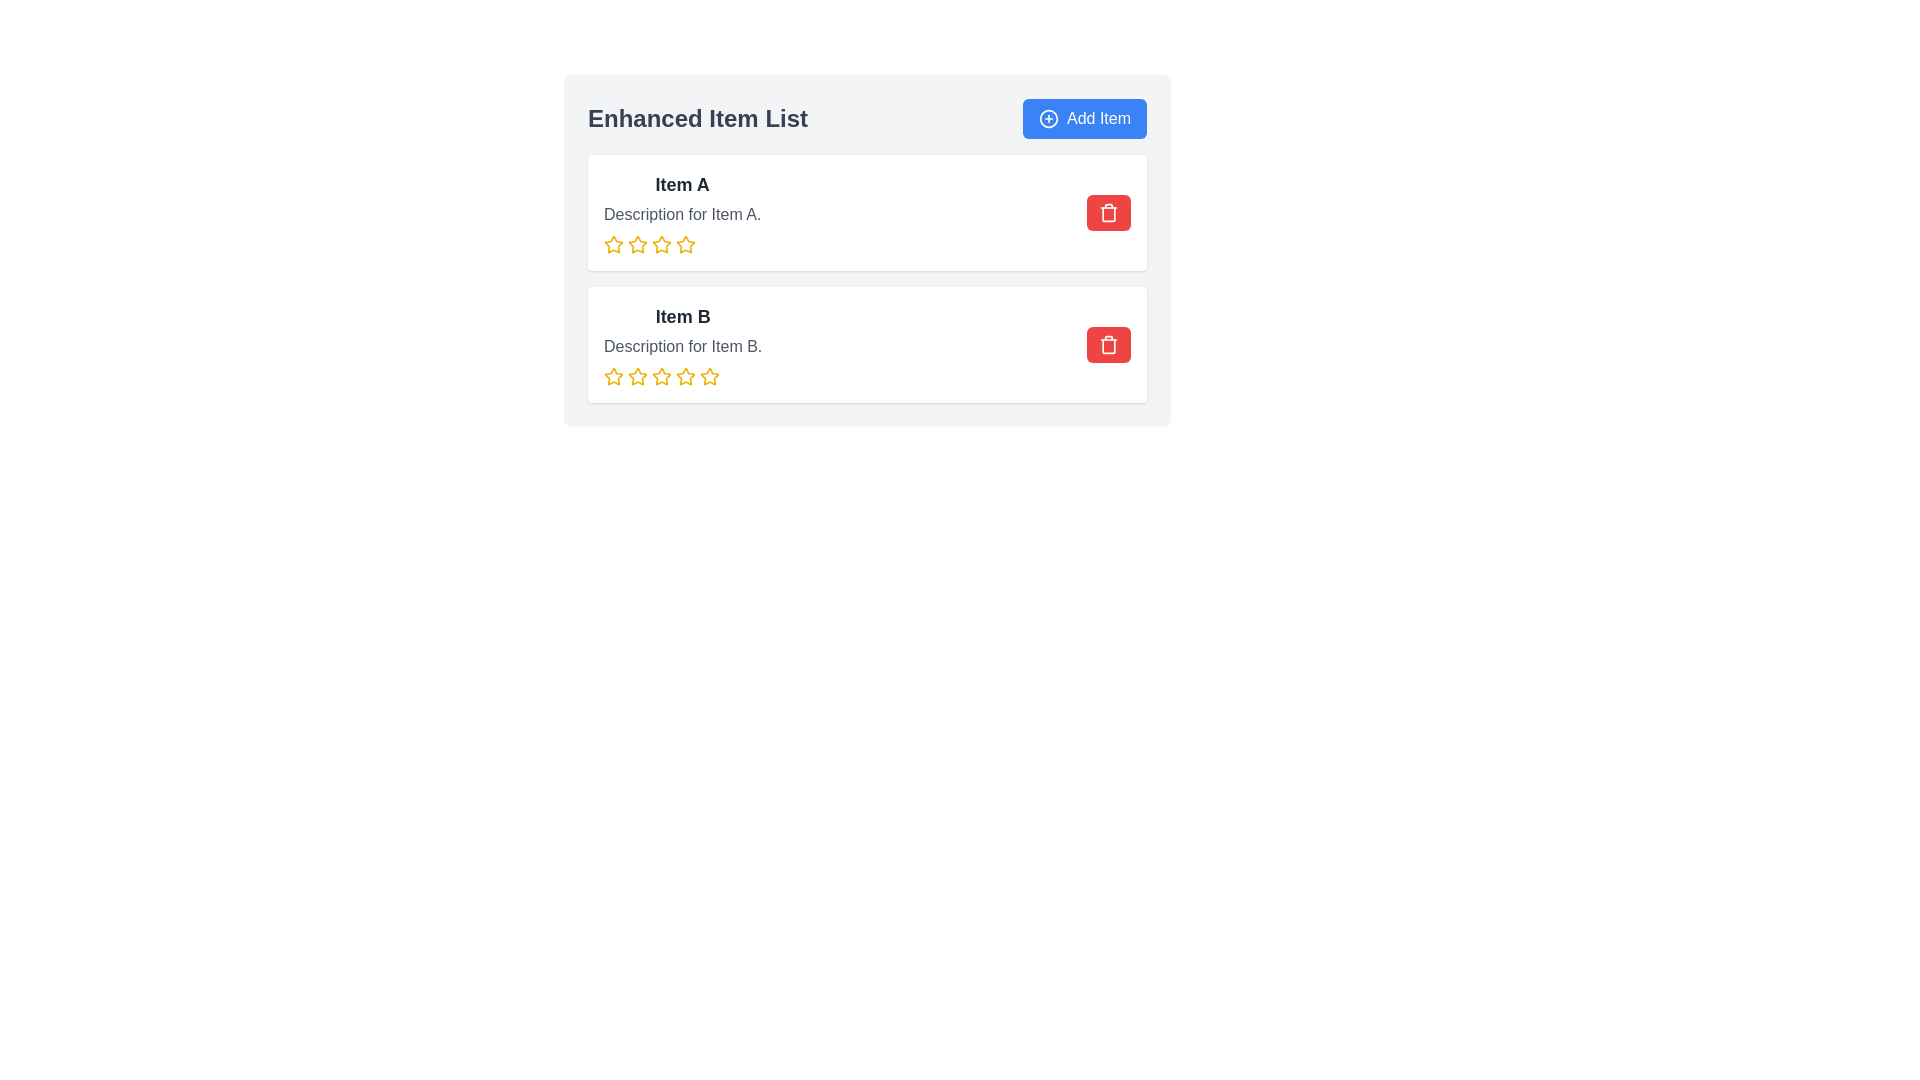 The width and height of the screenshot is (1920, 1080). What do you see at coordinates (662, 244) in the screenshot?
I see `the fourth star in the rating system directly under 'Item A' to set the rating to four stars` at bounding box center [662, 244].